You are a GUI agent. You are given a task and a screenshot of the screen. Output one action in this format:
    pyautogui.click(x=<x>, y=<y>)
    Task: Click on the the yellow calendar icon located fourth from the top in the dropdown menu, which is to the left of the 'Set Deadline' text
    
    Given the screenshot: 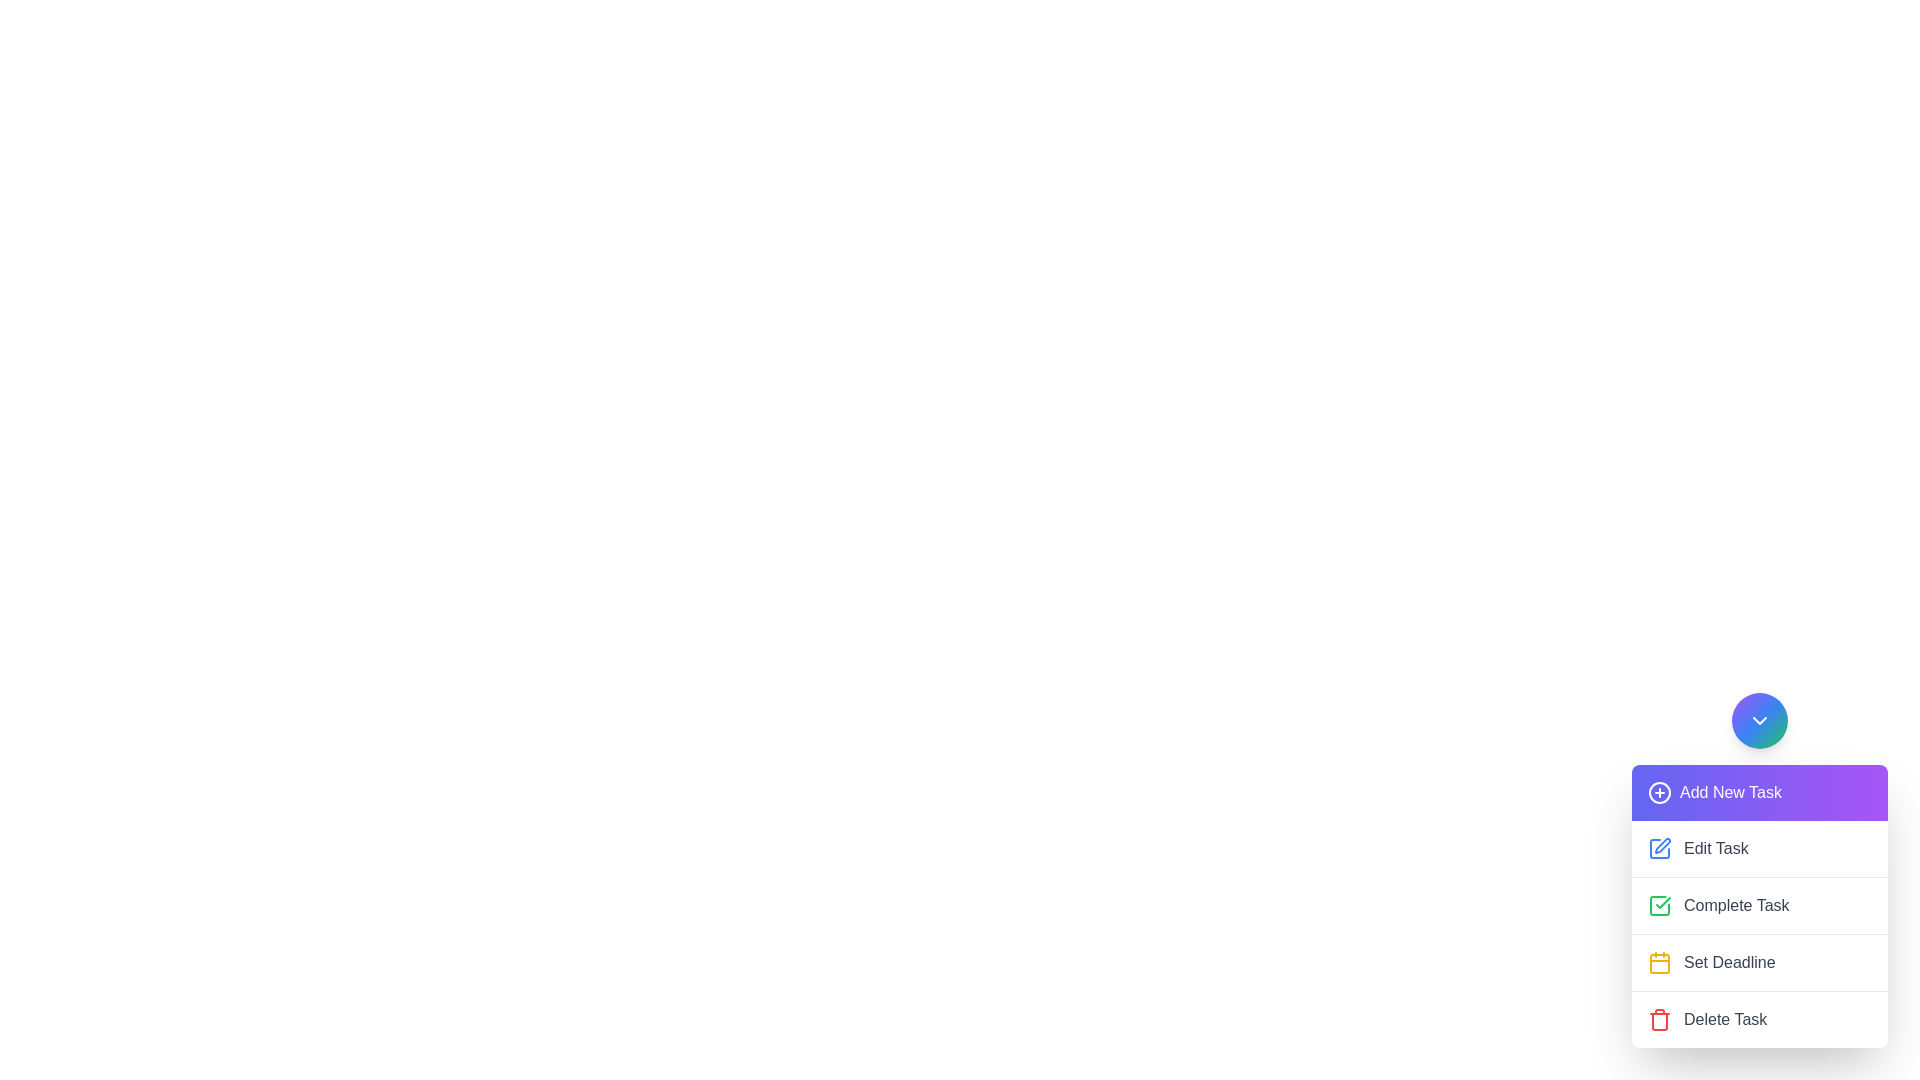 What is the action you would take?
    pyautogui.click(x=1660, y=962)
    